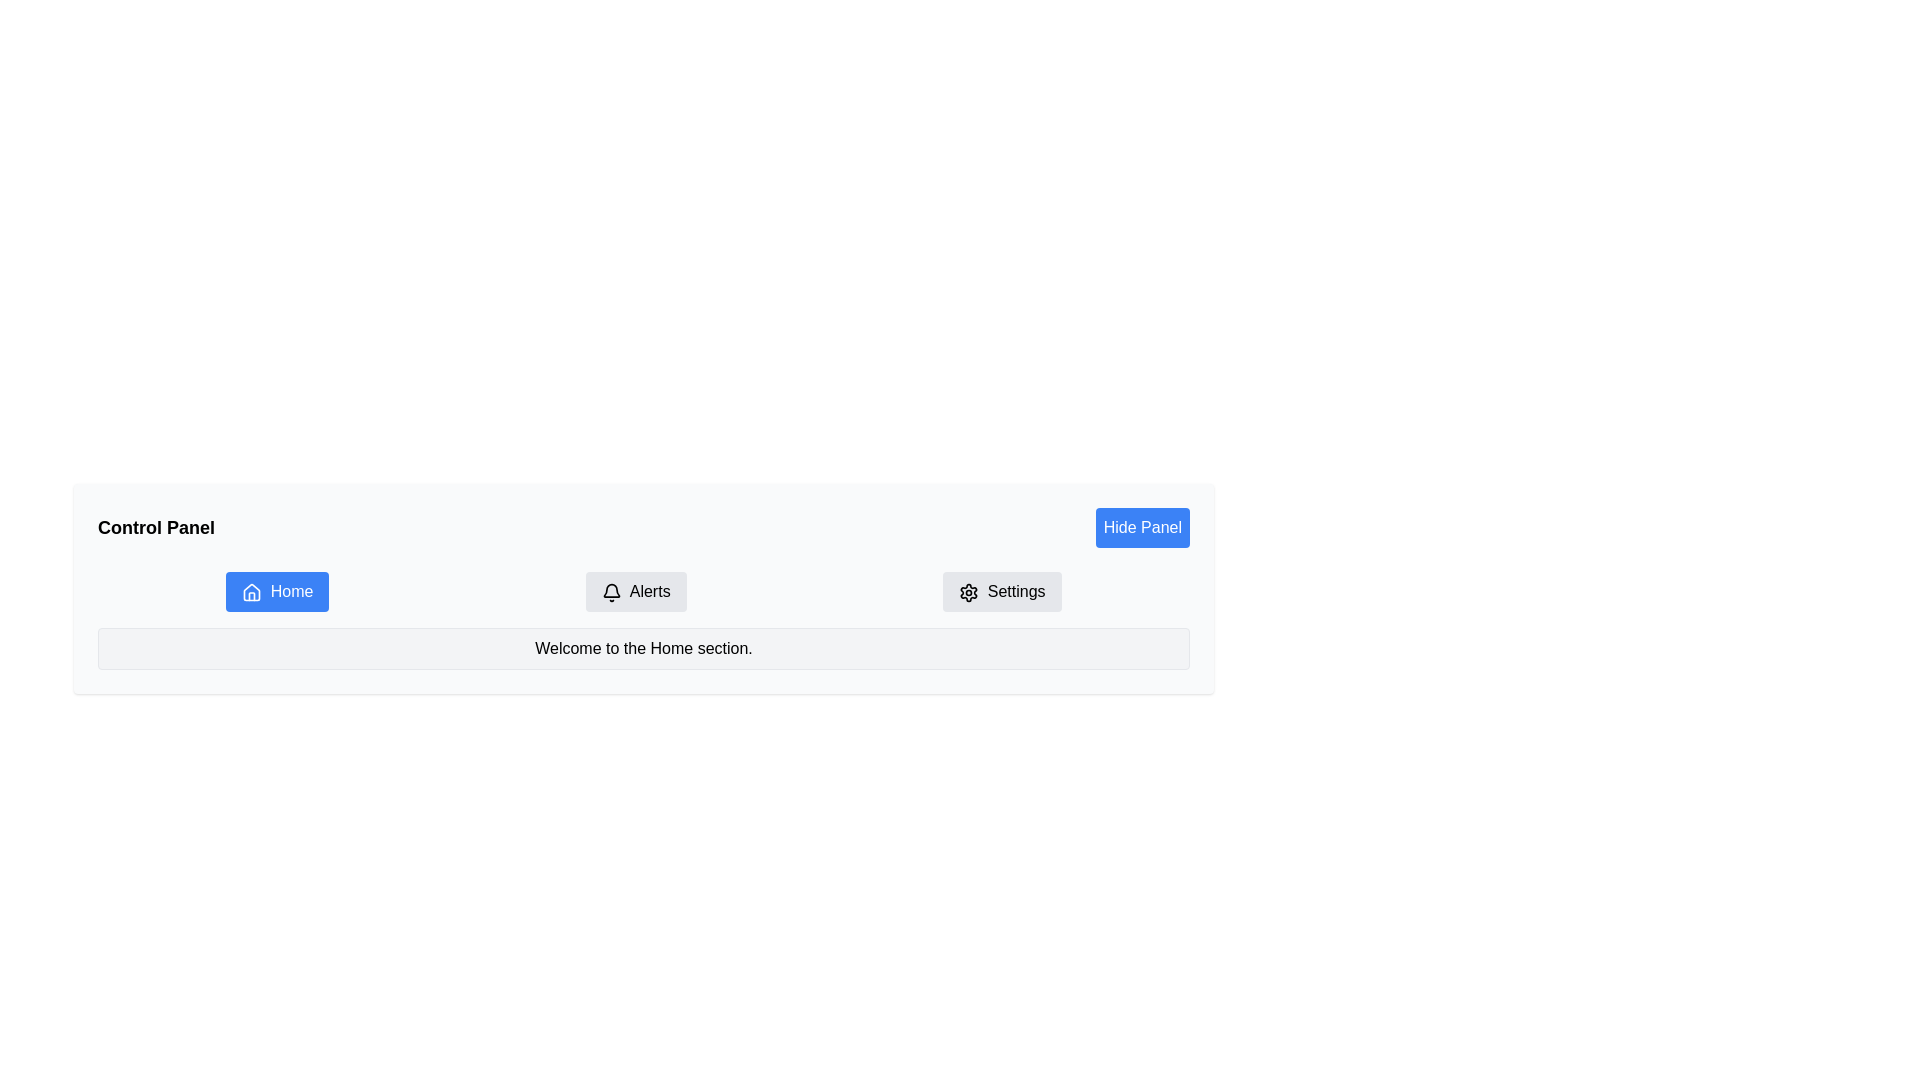 This screenshot has width=1920, height=1080. I want to click on the bell-shaped notification icon located within the 'Alerts' button, which is positioned in the center of the horizontal navigation bar, to the left of the 'Alerts' text, so click(611, 591).